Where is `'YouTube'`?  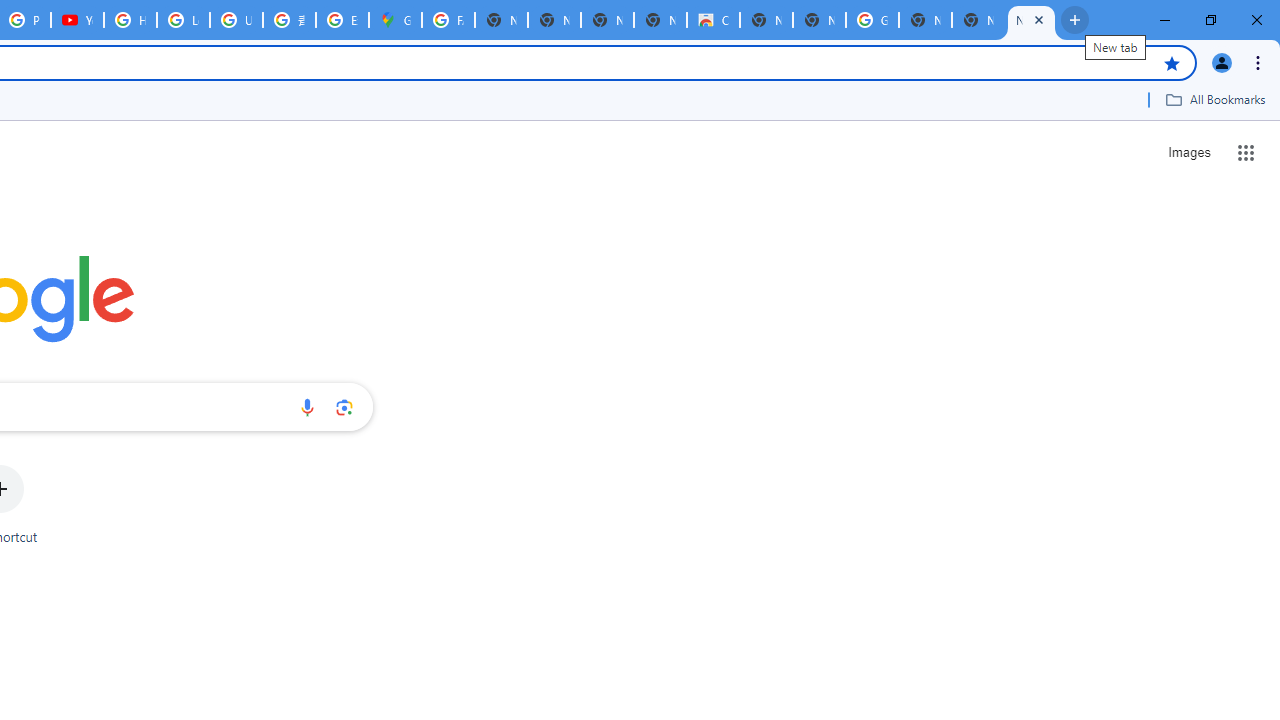
'YouTube' is located at coordinates (77, 20).